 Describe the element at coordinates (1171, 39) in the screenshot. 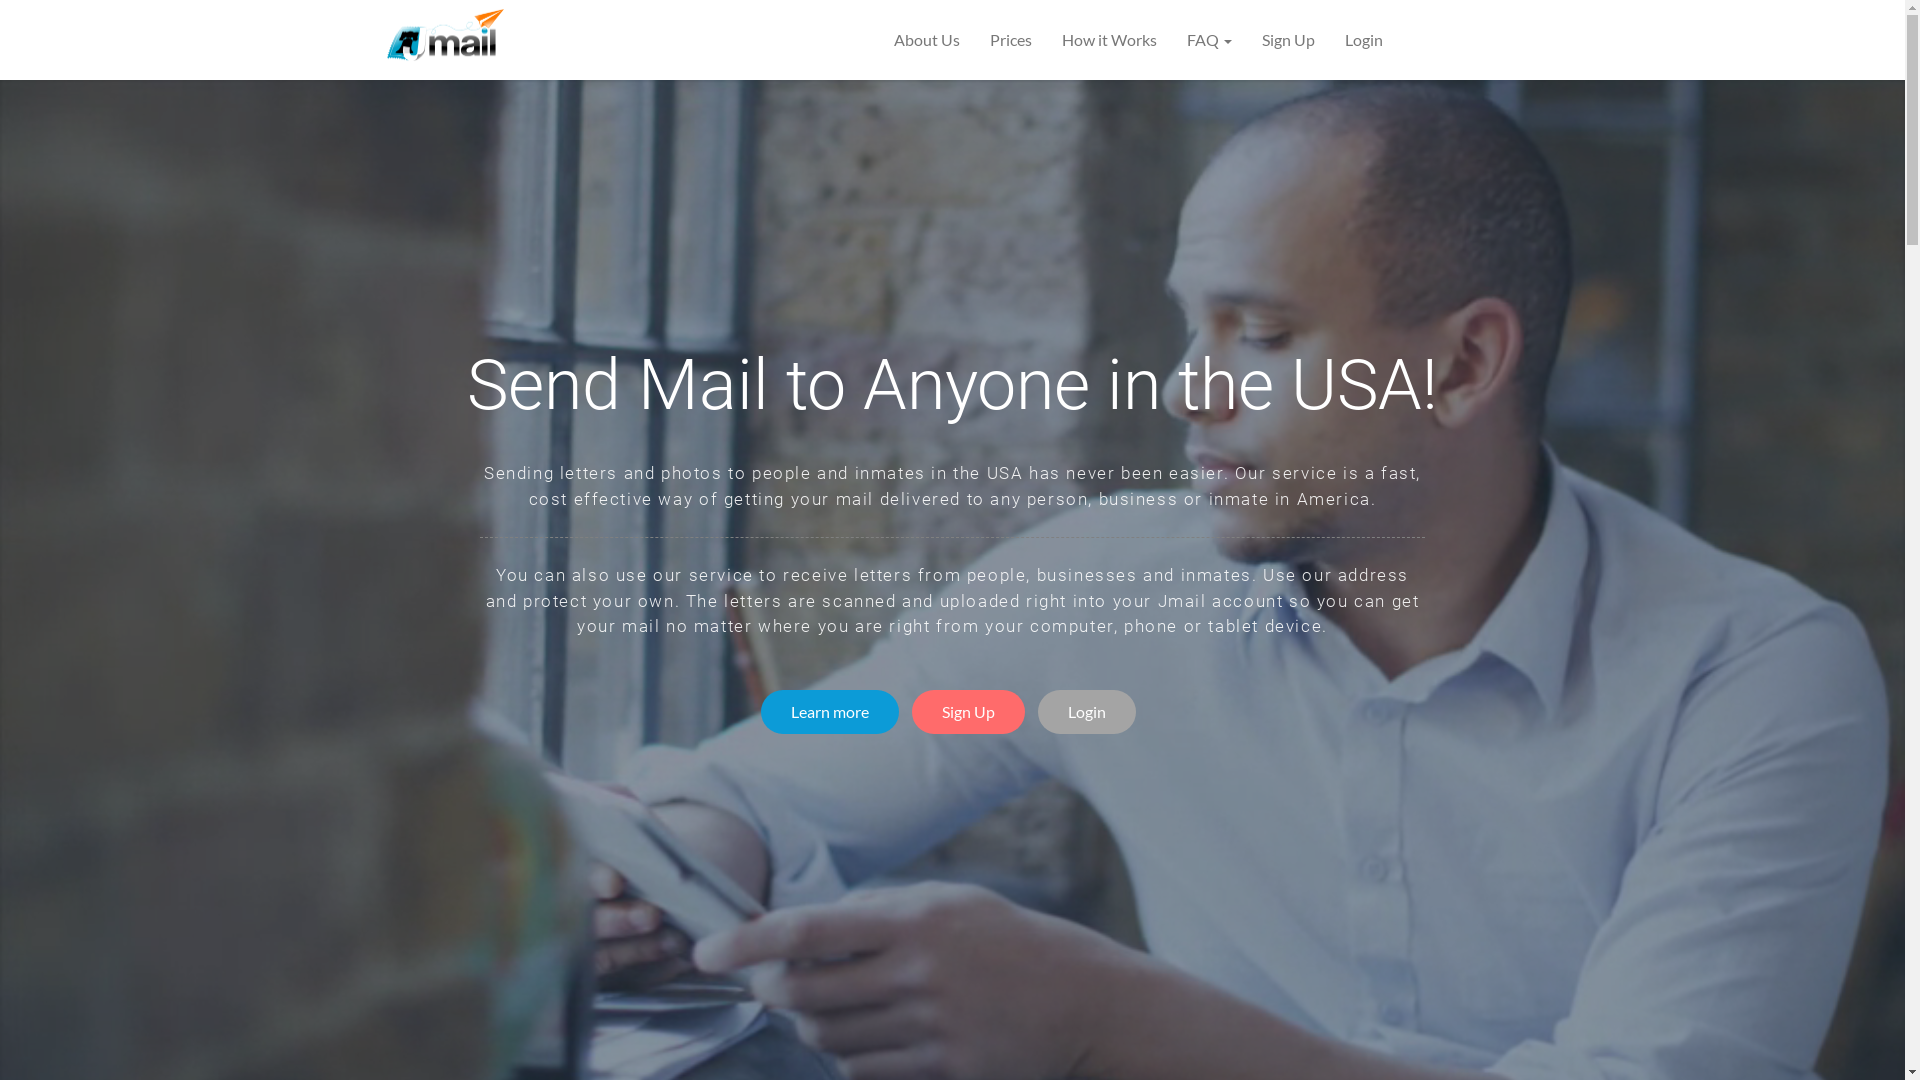

I see `'FAQ'` at that location.